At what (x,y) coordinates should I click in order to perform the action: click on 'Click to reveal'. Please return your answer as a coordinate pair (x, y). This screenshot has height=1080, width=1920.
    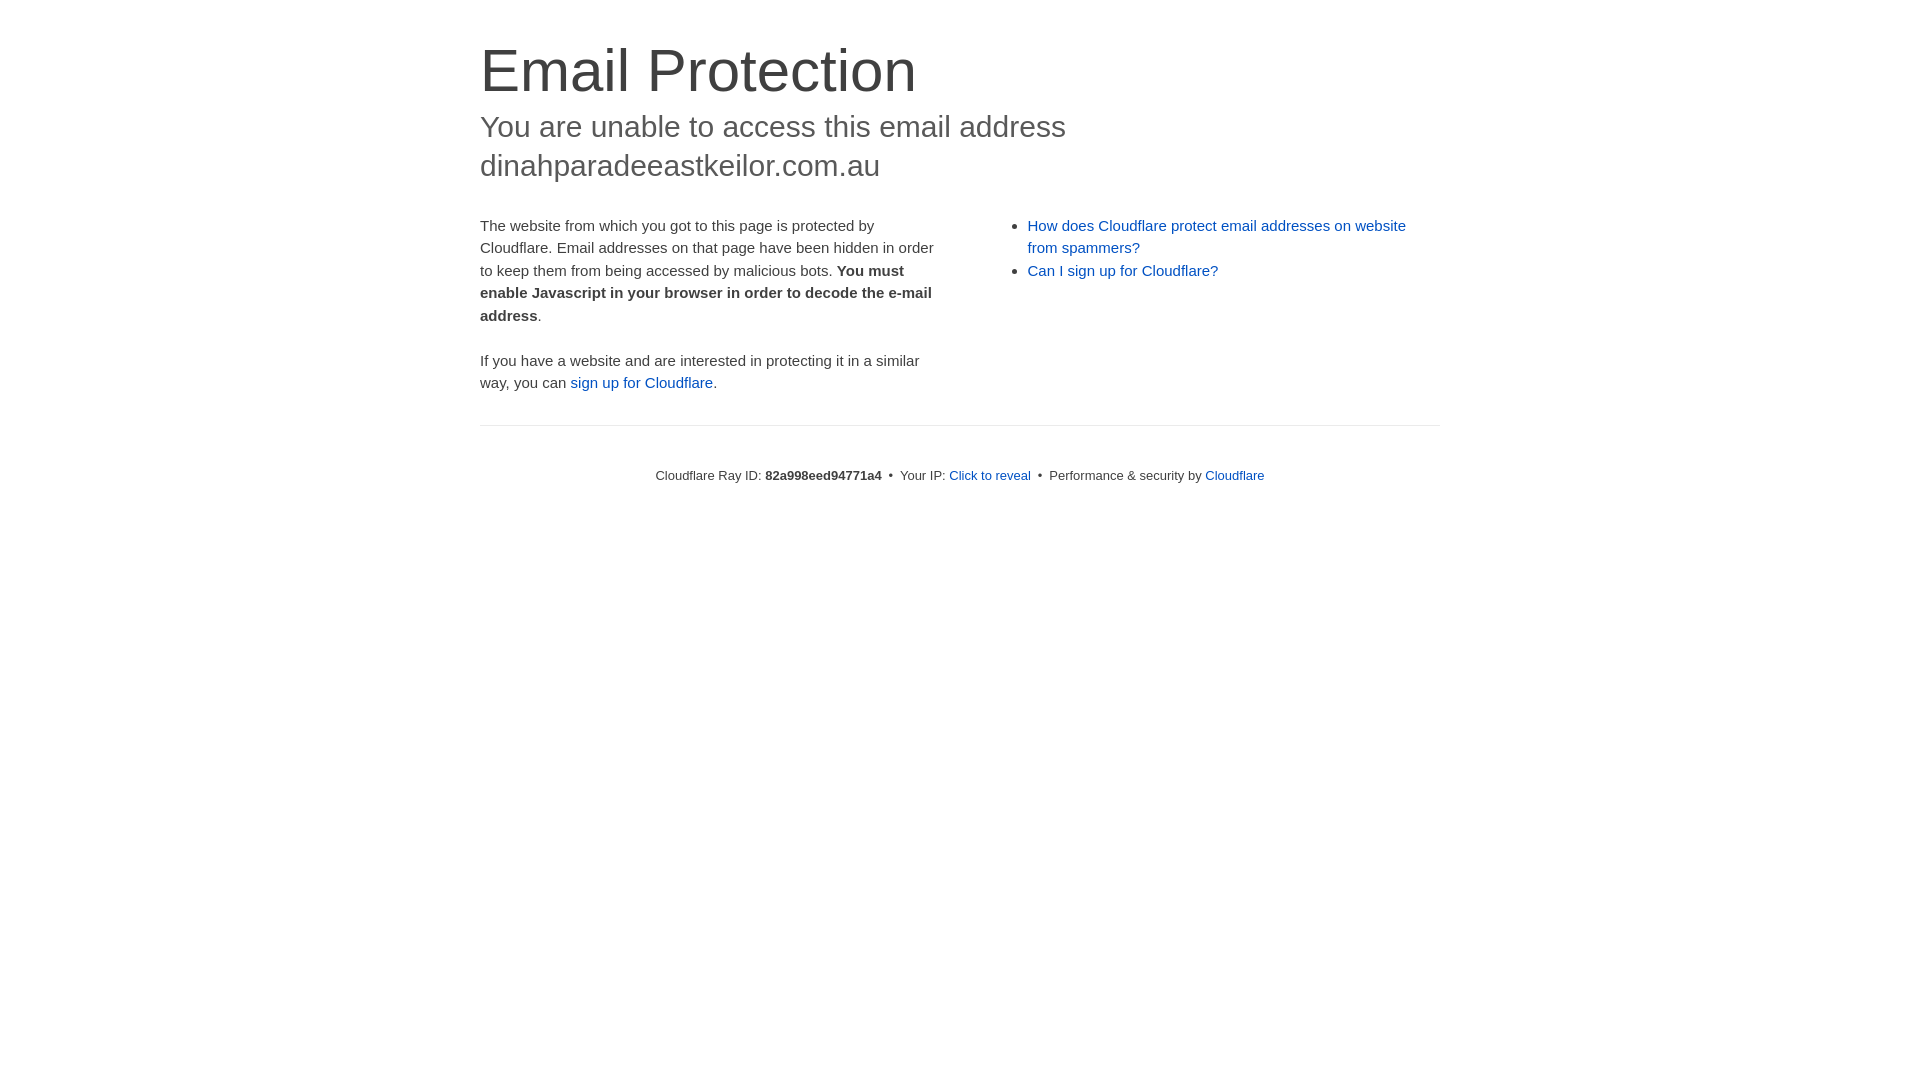
    Looking at the image, I should click on (989, 475).